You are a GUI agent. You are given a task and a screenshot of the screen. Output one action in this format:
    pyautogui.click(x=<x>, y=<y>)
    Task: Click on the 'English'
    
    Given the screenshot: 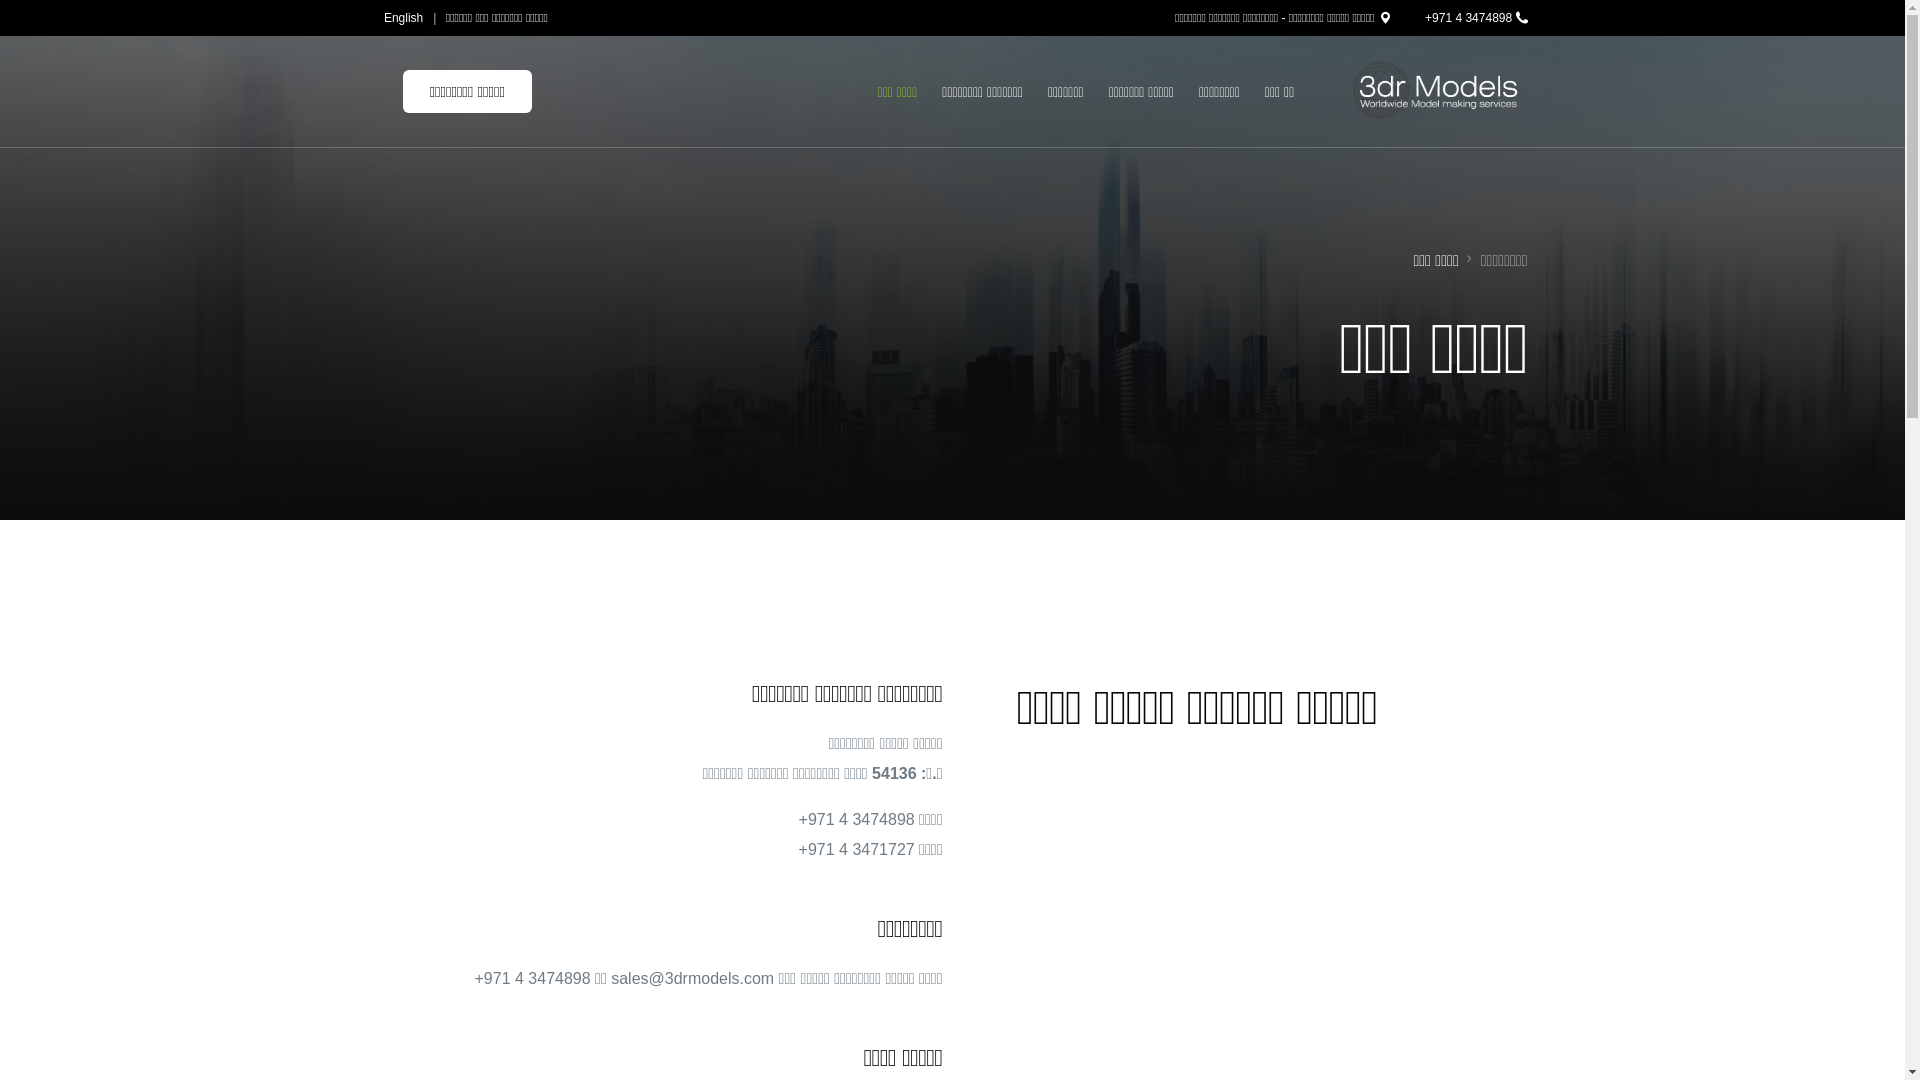 What is the action you would take?
    pyautogui.click(x=405, y=18)
    